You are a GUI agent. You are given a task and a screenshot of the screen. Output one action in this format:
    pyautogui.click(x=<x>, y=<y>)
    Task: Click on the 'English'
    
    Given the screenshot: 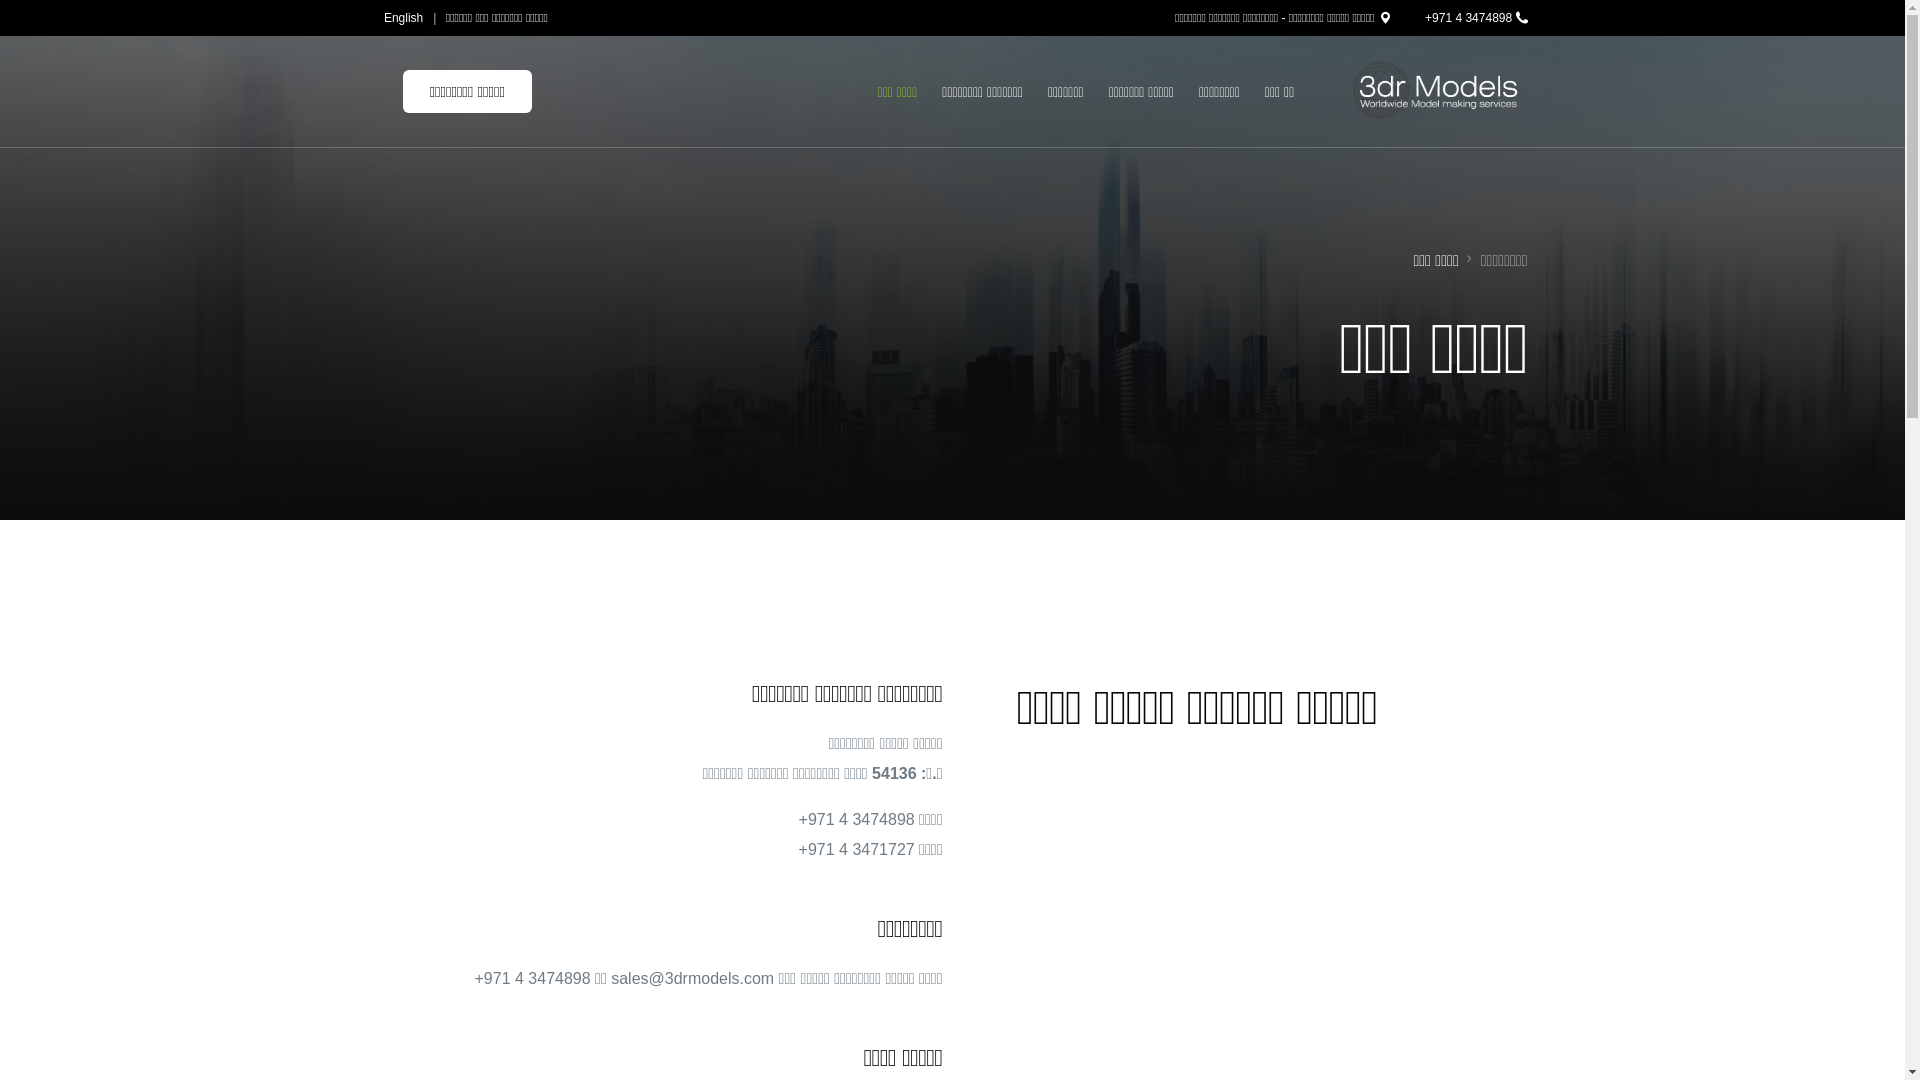 What is the action you would take?
    pyautogui.click(x=405, y=18)
    